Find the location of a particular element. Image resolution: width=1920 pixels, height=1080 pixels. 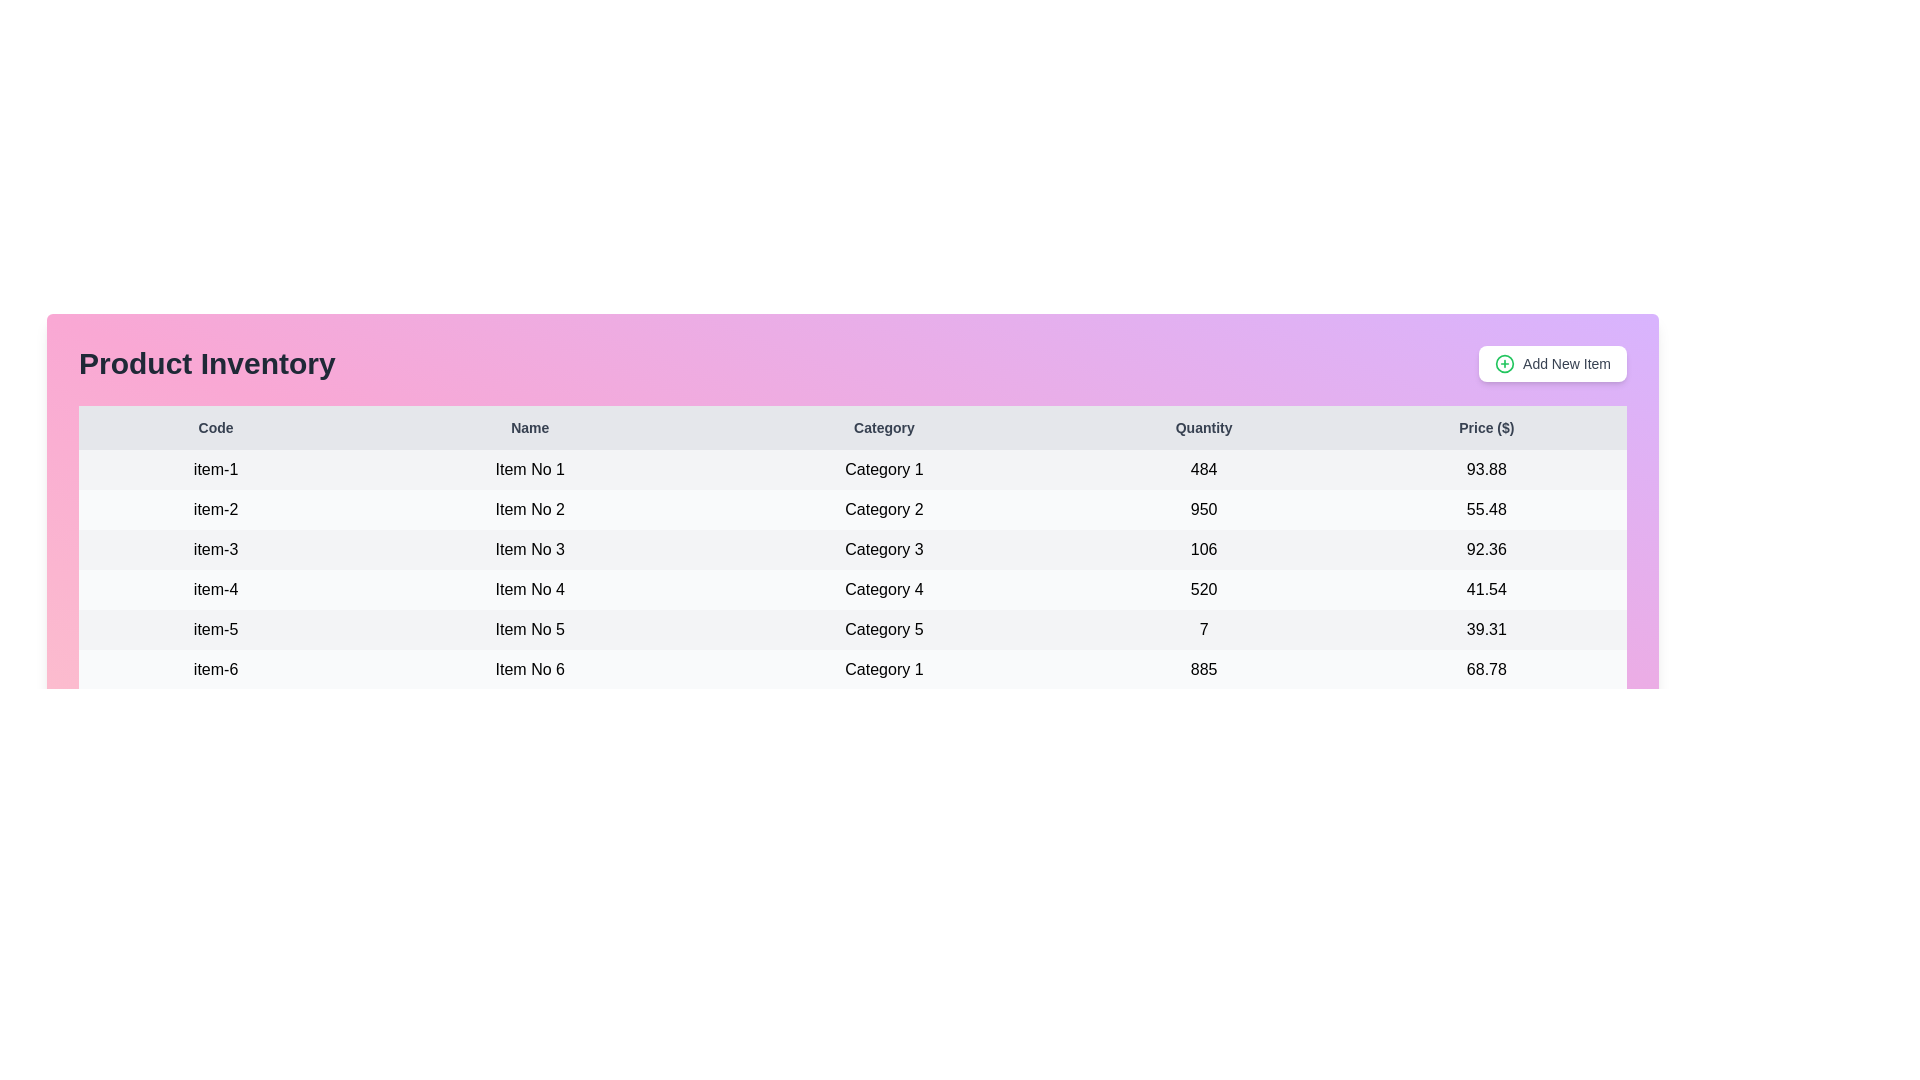

the table header Name to observe sorting functionality is located at coordinates (529, 427).